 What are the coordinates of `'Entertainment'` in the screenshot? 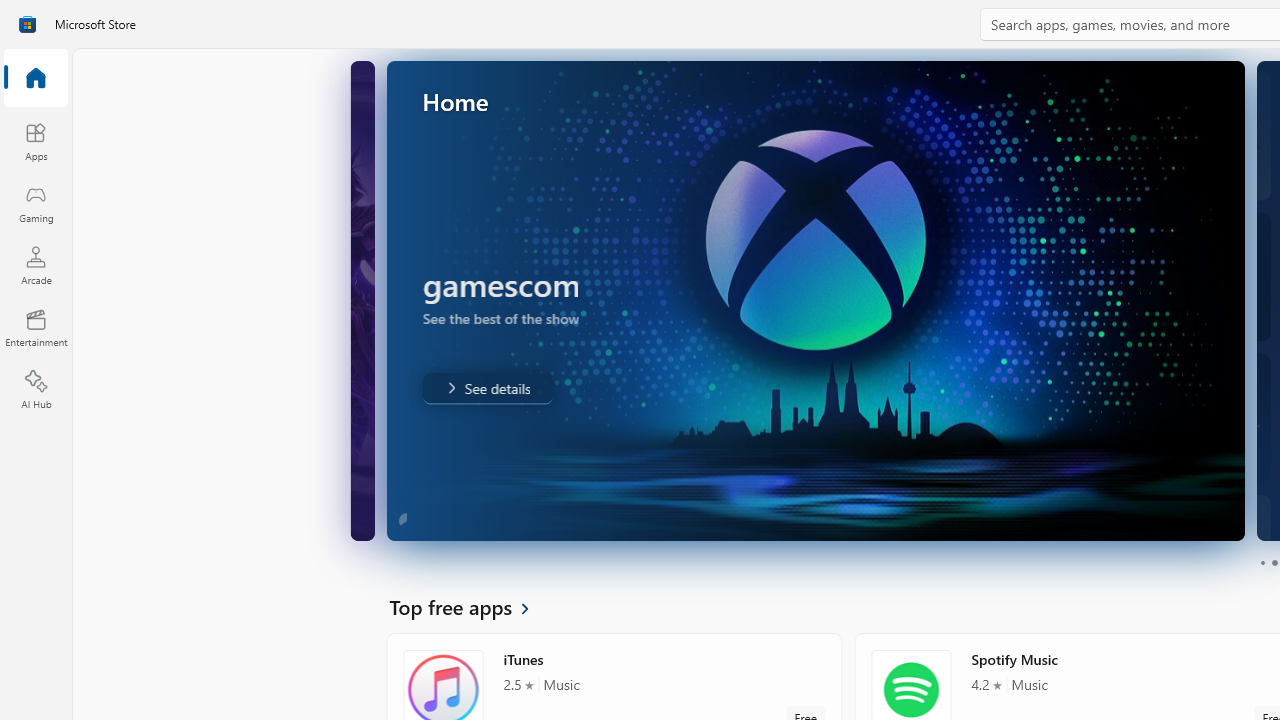 It's located at (35, 326).